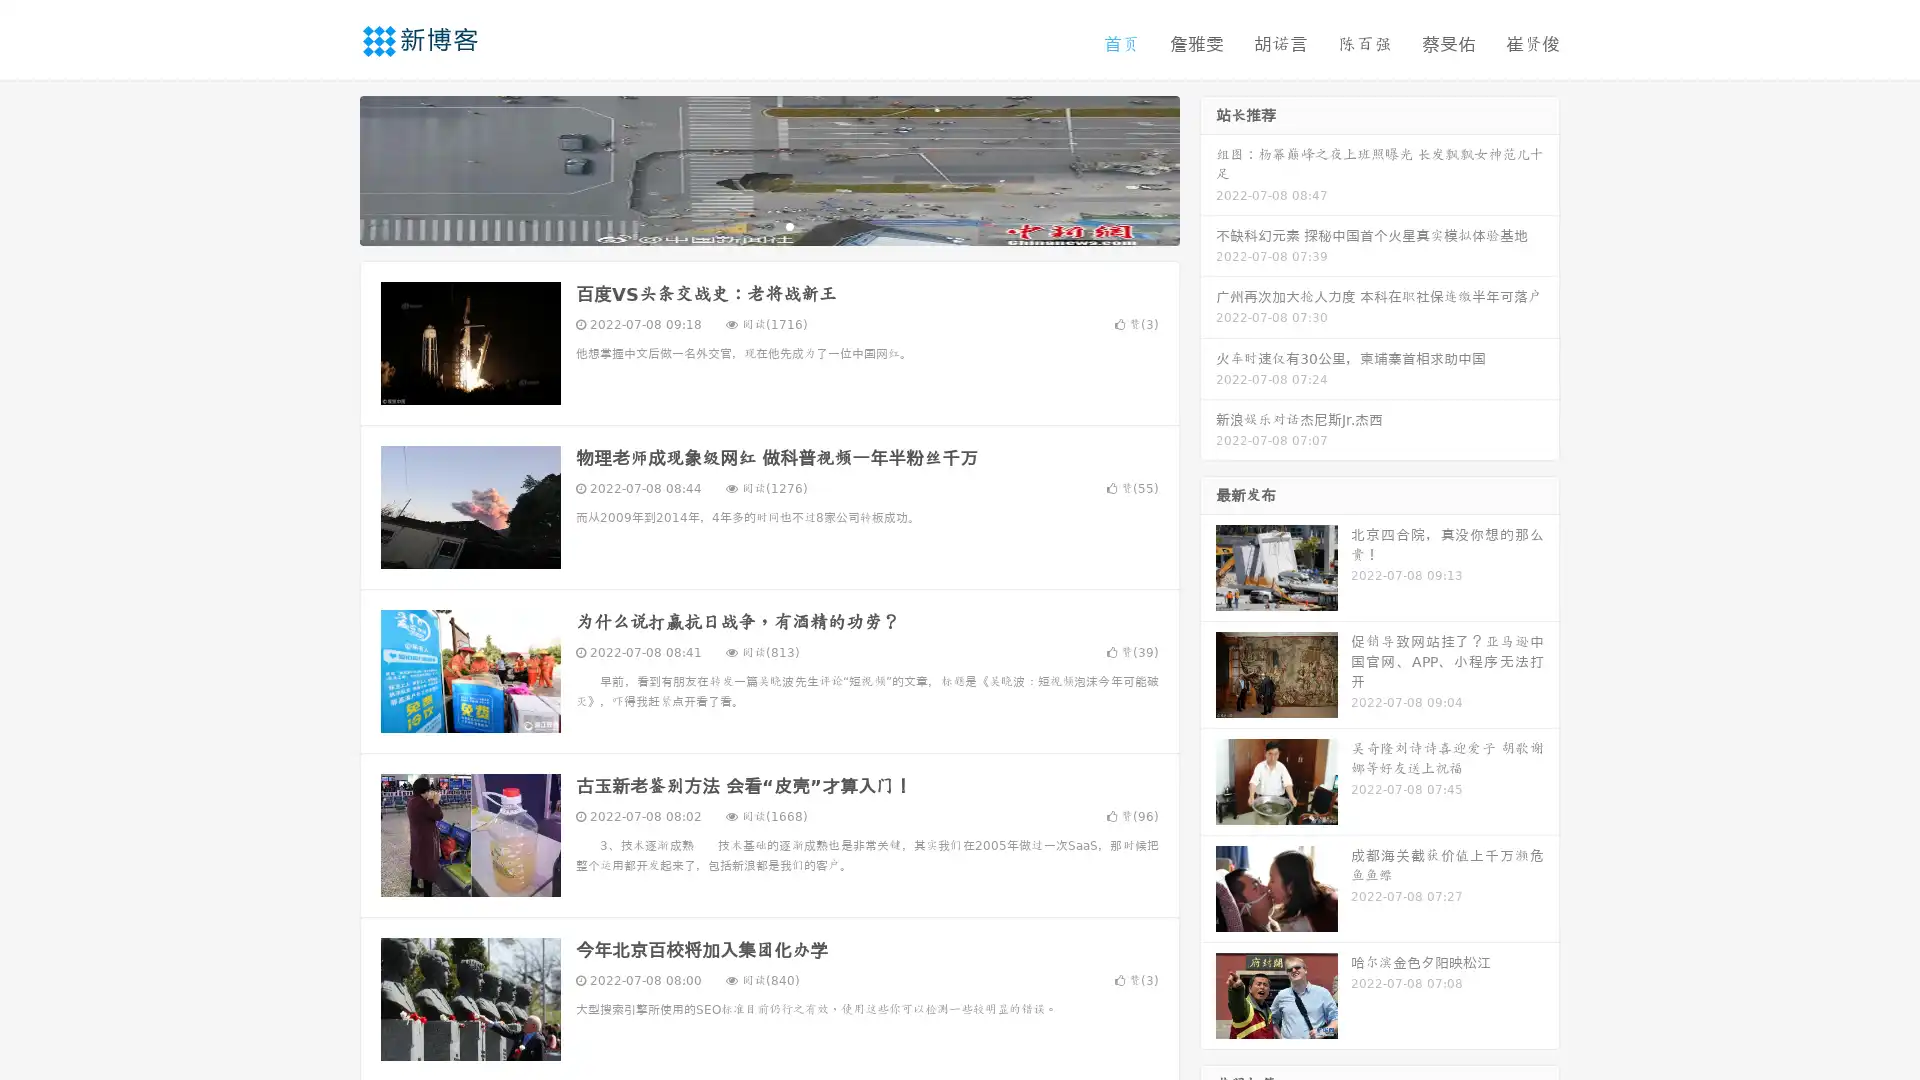 Image resolution: width=1920 pixels, height=1080 pixels. What do you see at coordinates (748, 225) in the screenshot?
I see `Go to slide 1` at bounding box center [748, 225].